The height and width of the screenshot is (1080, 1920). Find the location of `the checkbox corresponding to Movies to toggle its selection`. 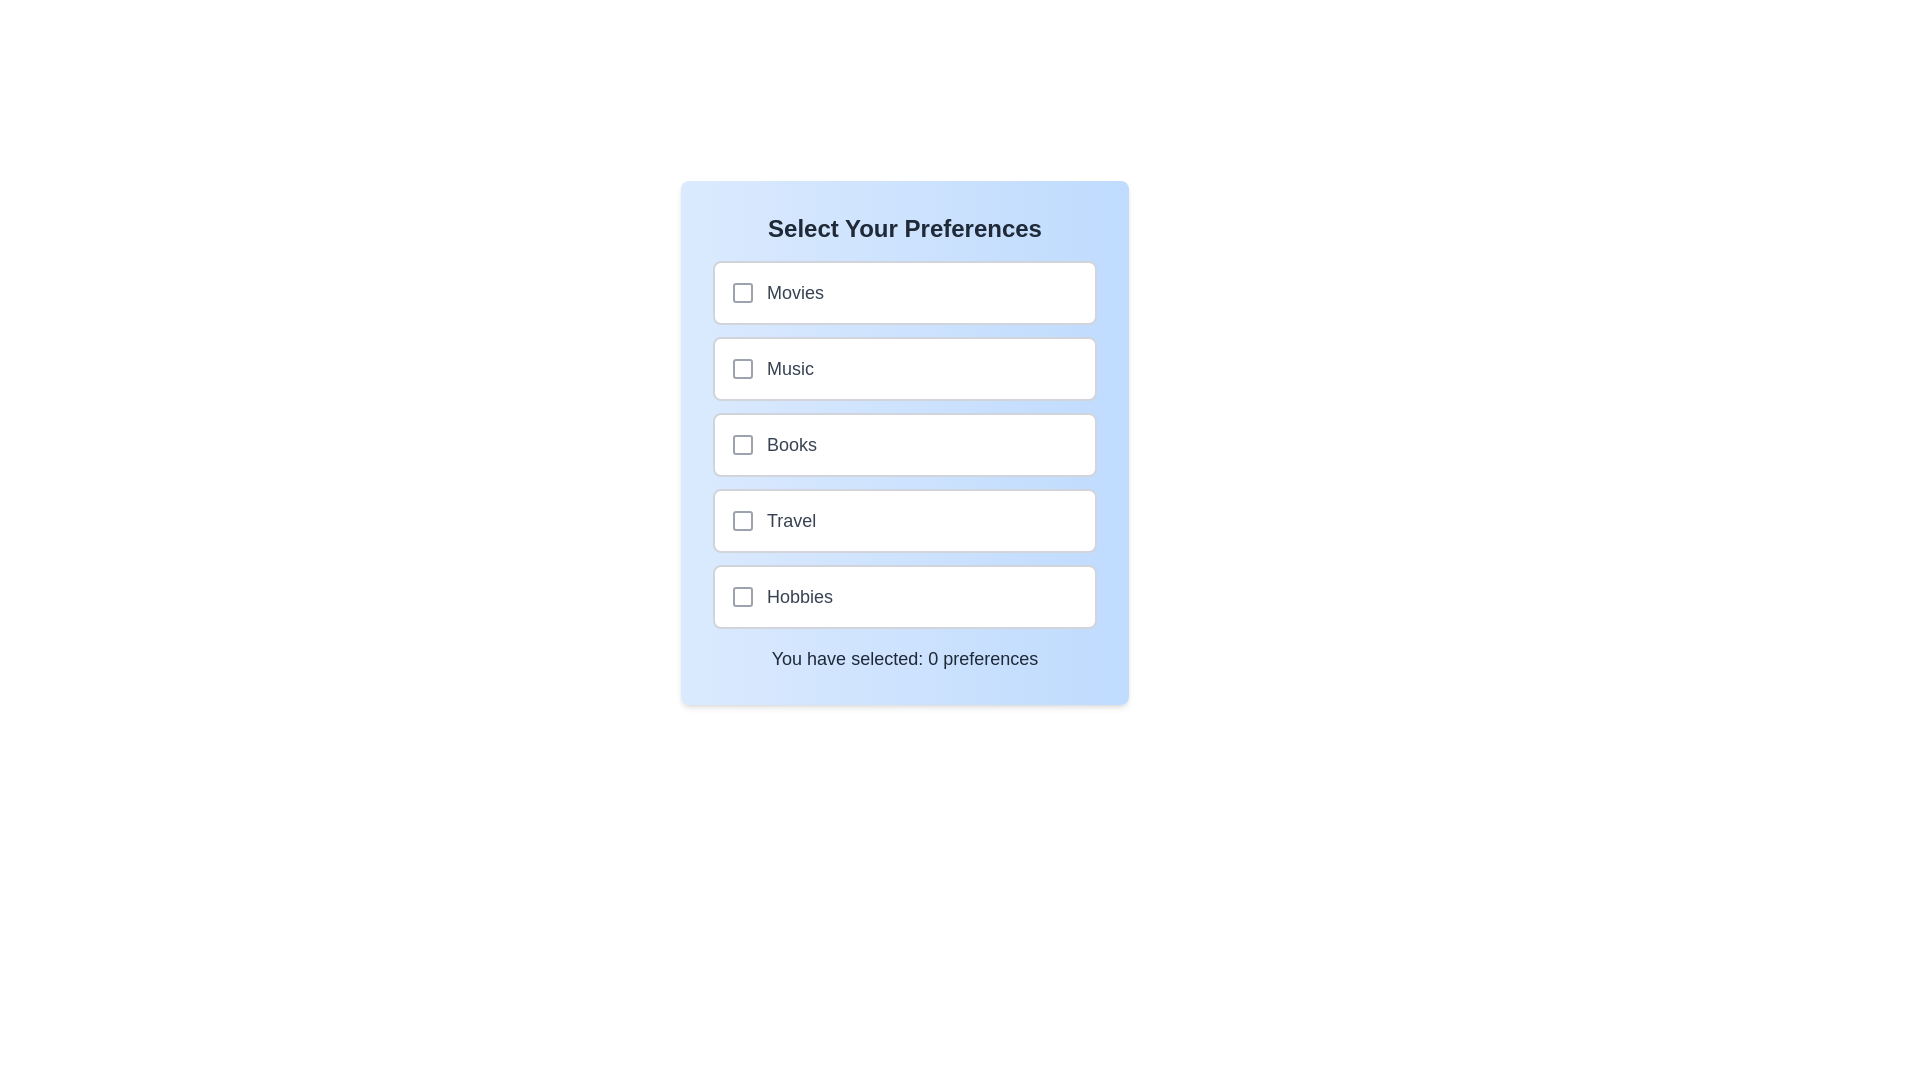

the checkbox corresponding to Movies to toggle its selection is located at coordinates (742, 293).